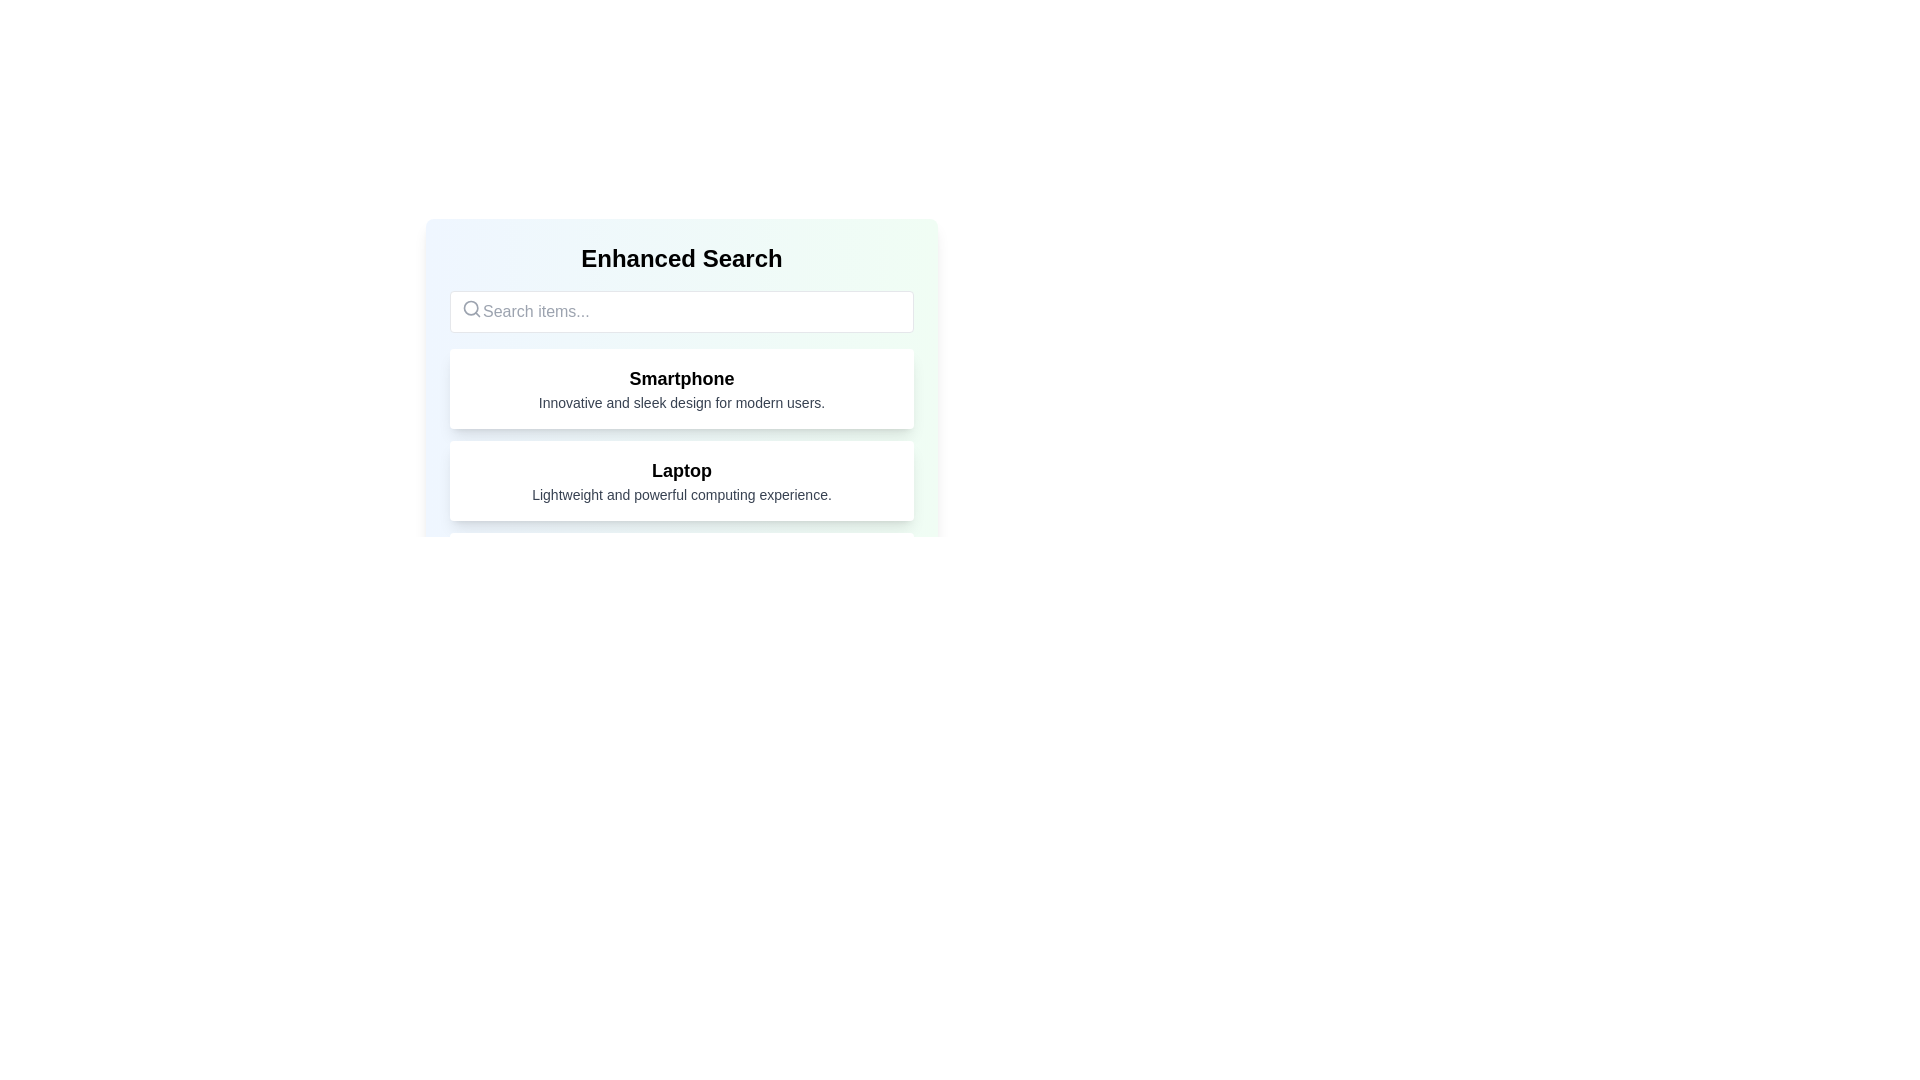  I want to click on the interactive card that provides information about a laptop, which is the second card in a vertically stacked list of product cards, so click(681, 481).